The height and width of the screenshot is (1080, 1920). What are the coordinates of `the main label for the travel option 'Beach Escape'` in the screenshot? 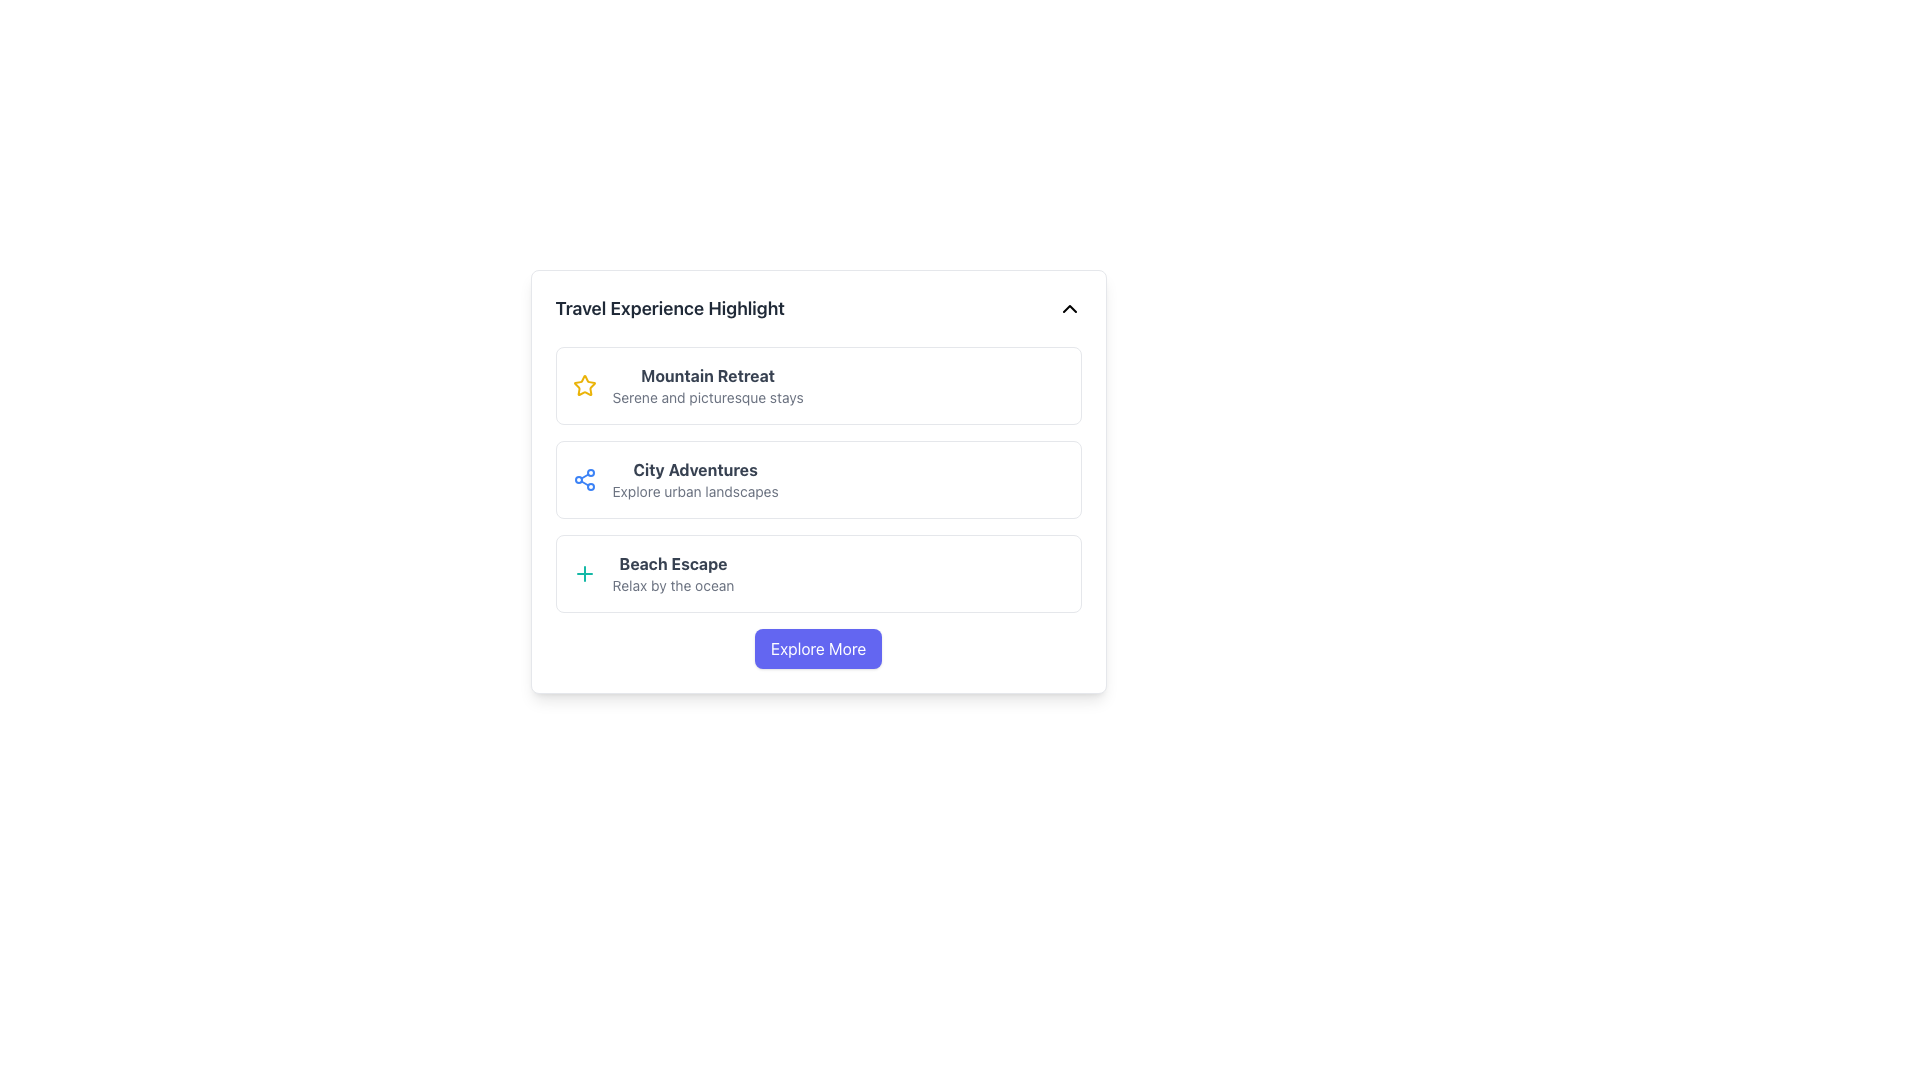 It's located at (673, 563).